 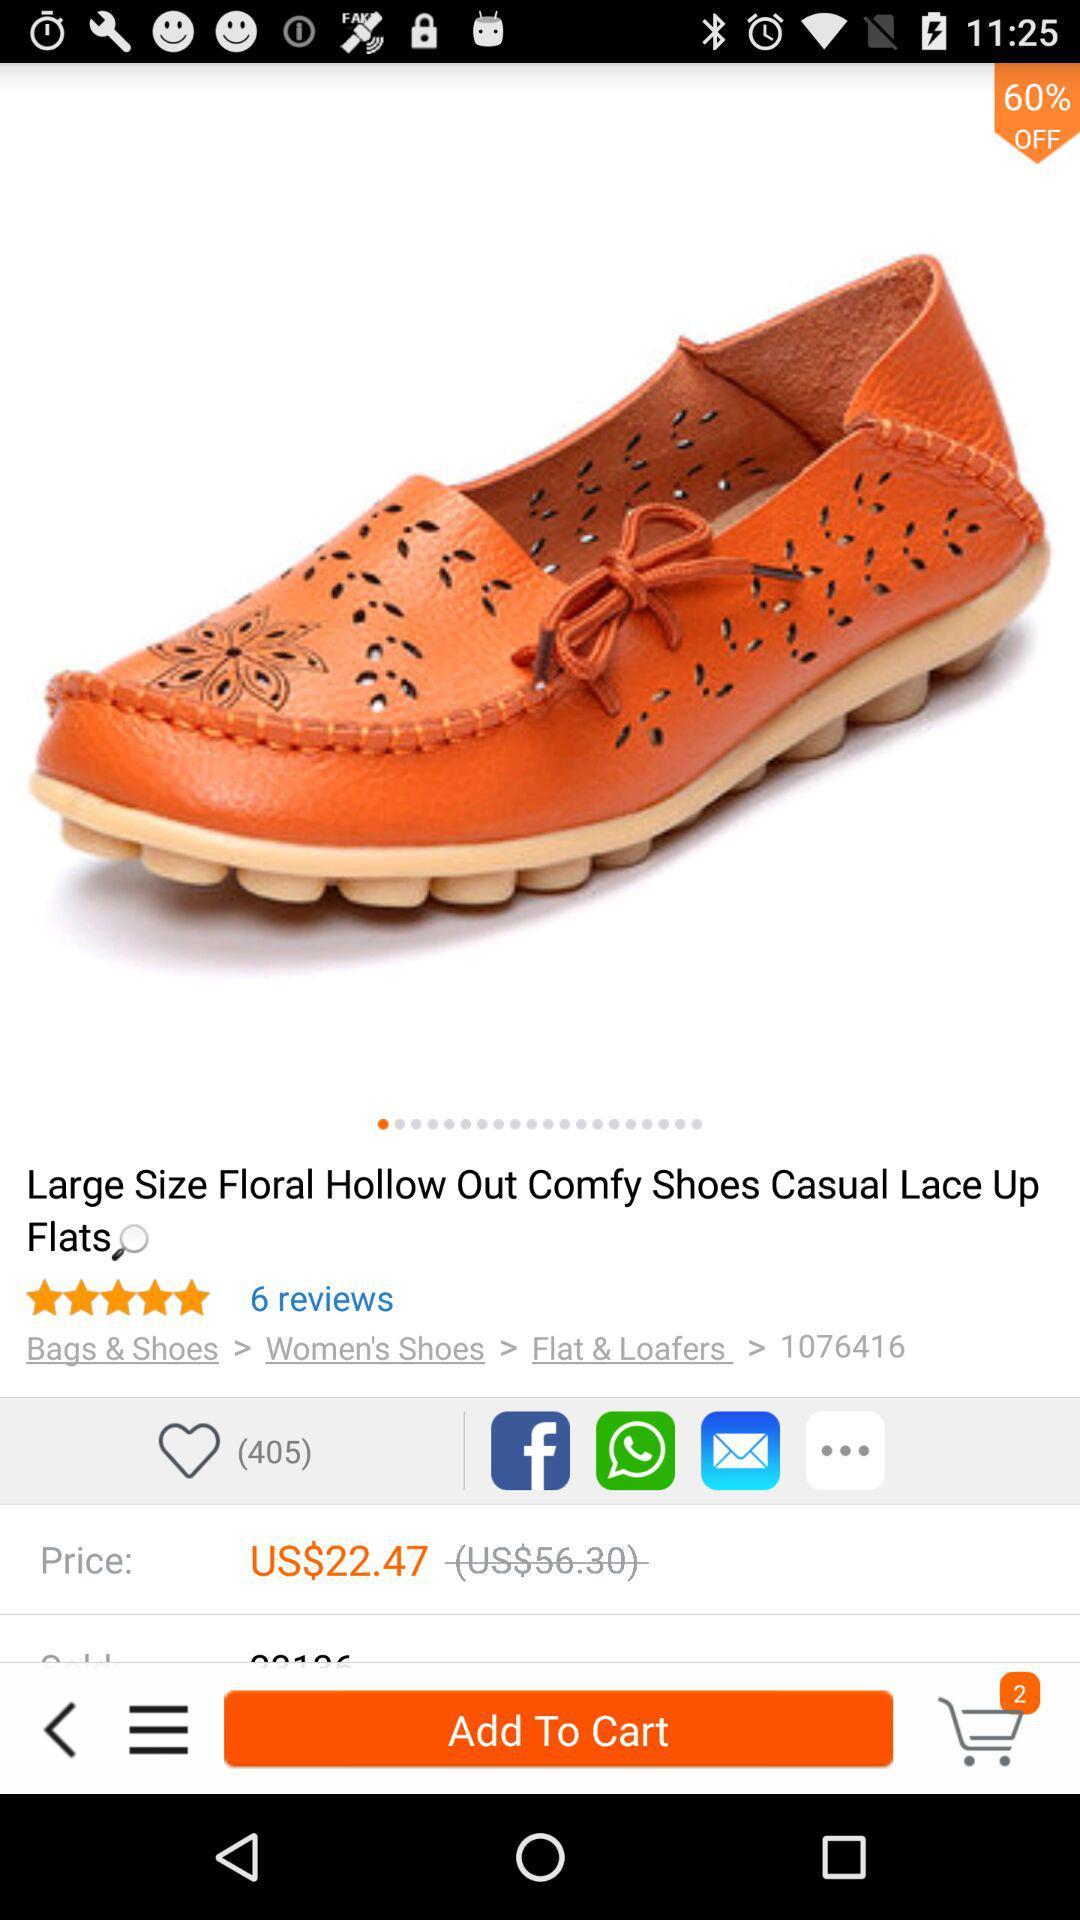 What do you see at coordinates (679, 1124) in the screenshot?
I see `a different image` at bounding box center [679, 1124].